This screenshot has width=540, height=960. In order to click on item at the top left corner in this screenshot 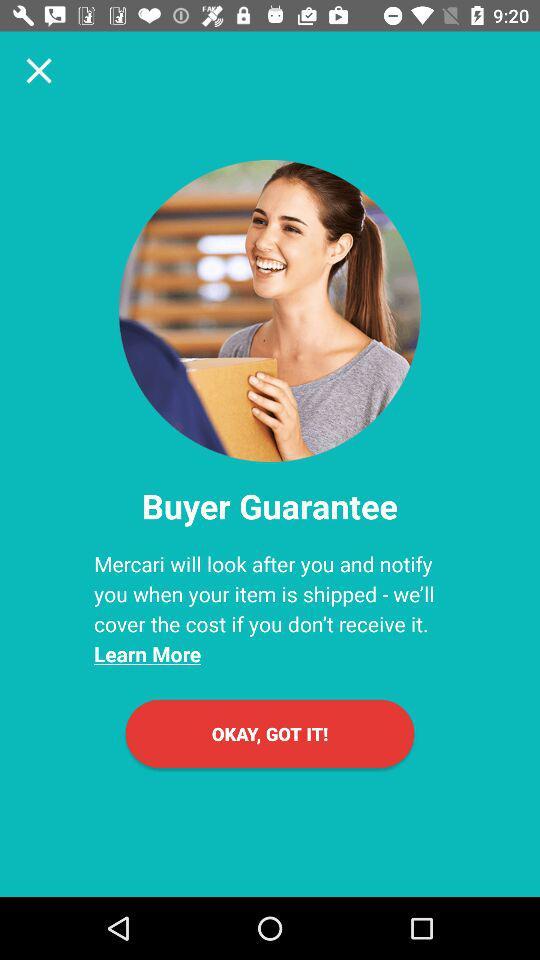, I will do `click(39, 70)`.